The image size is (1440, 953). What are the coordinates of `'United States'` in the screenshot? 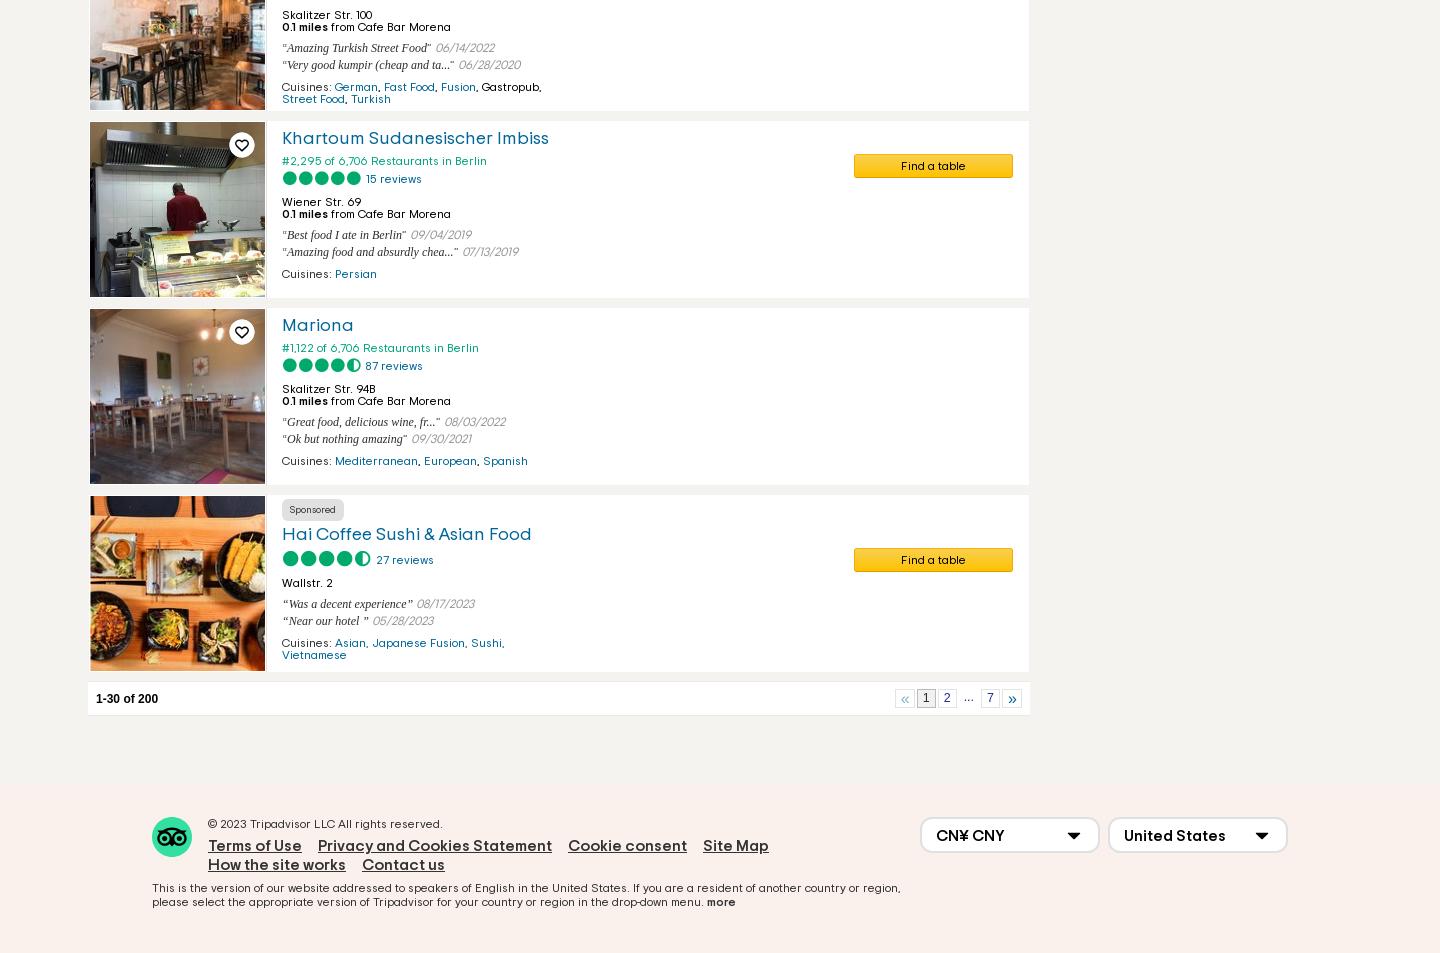 It's located at (1175, 835).